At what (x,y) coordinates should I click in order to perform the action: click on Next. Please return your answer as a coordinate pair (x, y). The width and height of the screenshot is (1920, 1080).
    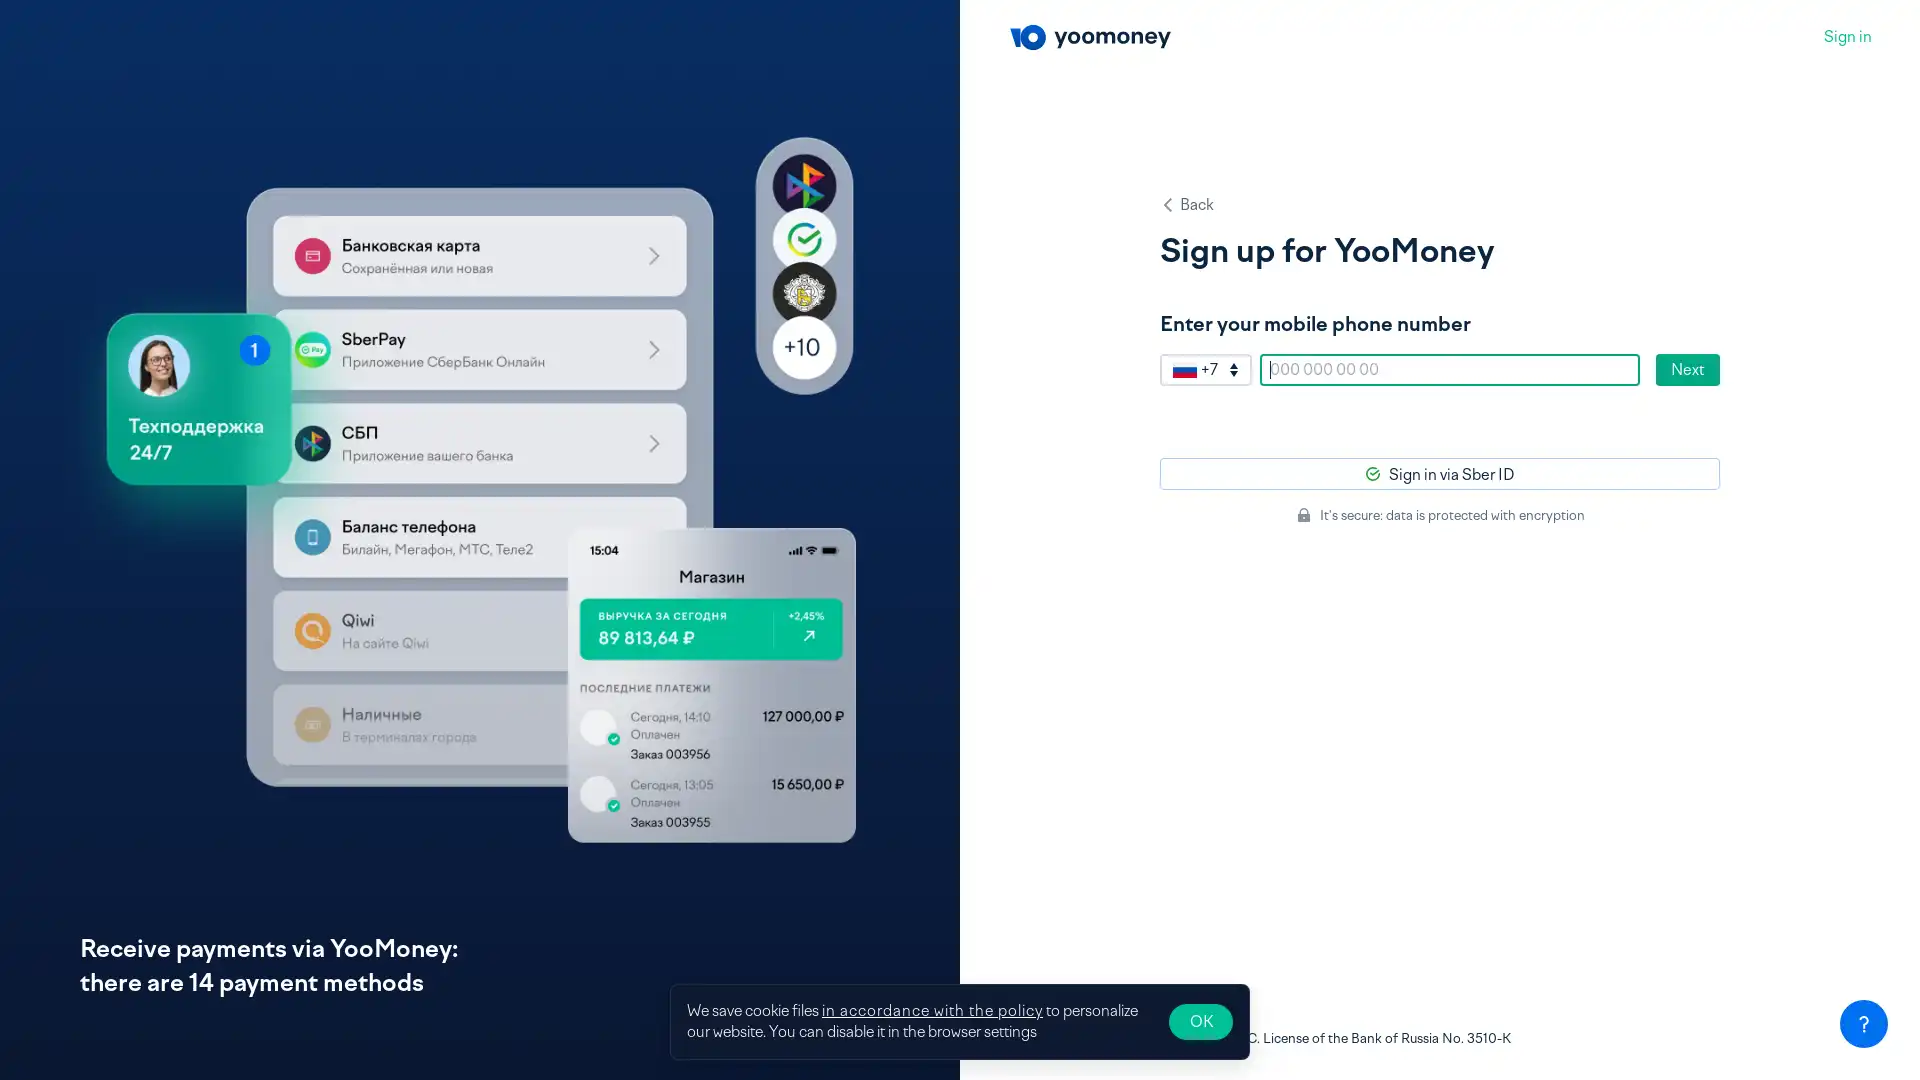
    Looking at the image, I should click on (1687, 370).